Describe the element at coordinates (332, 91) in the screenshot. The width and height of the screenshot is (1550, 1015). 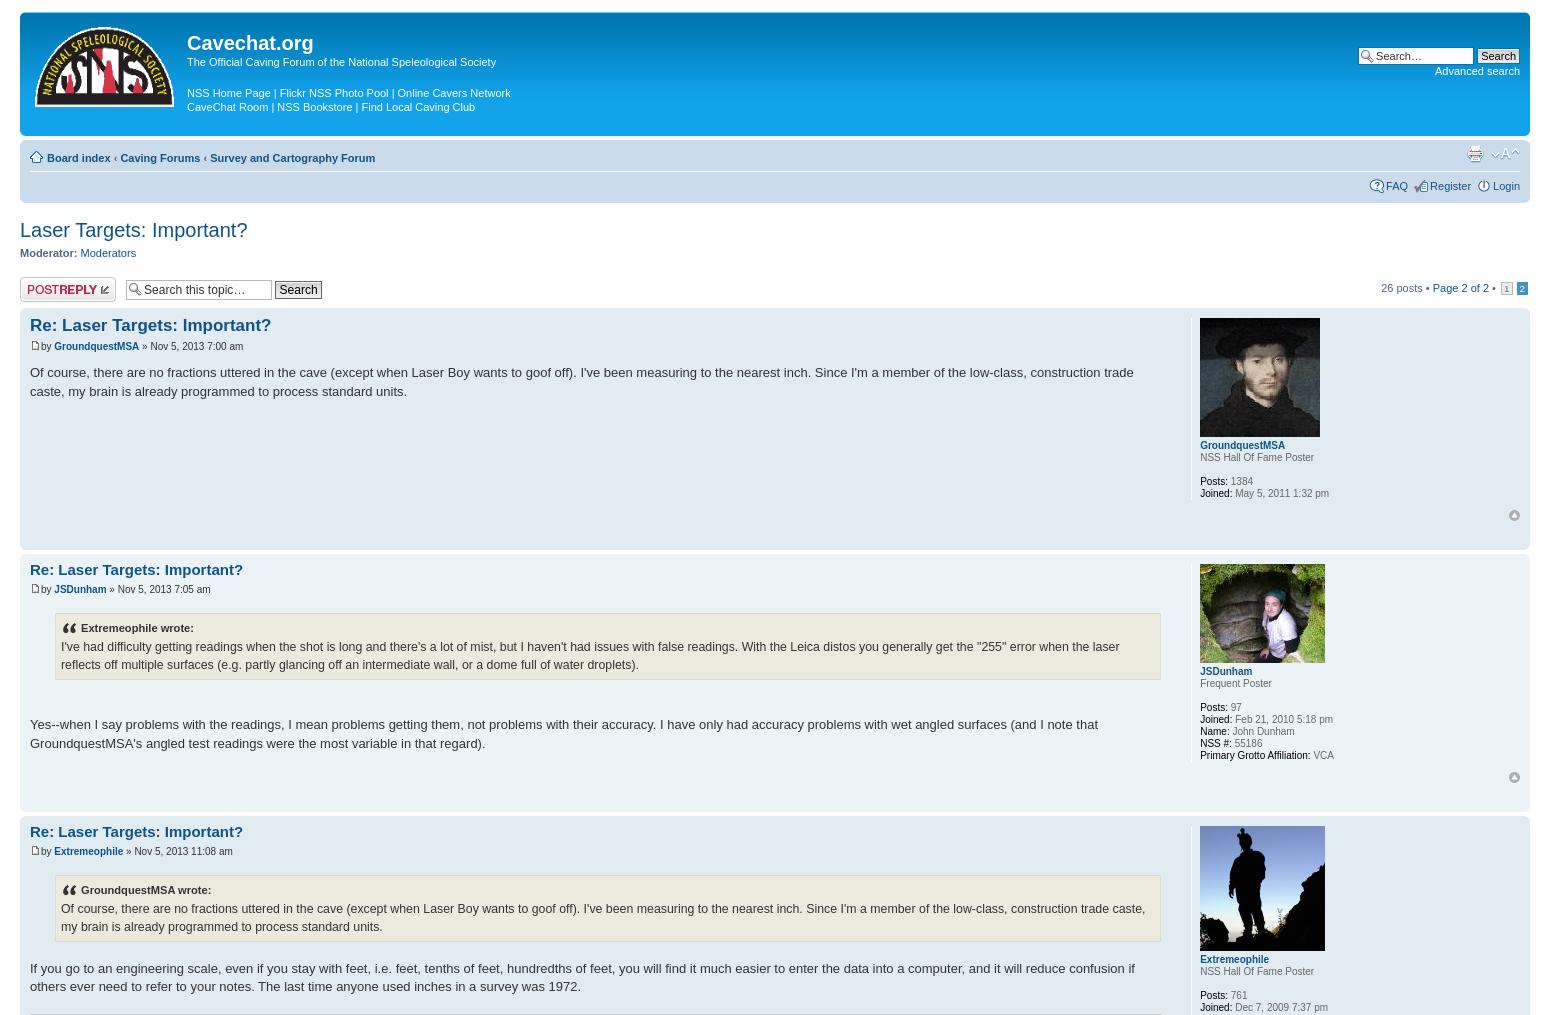
I see `'Flickr NSS Photo Pool'` at that location.